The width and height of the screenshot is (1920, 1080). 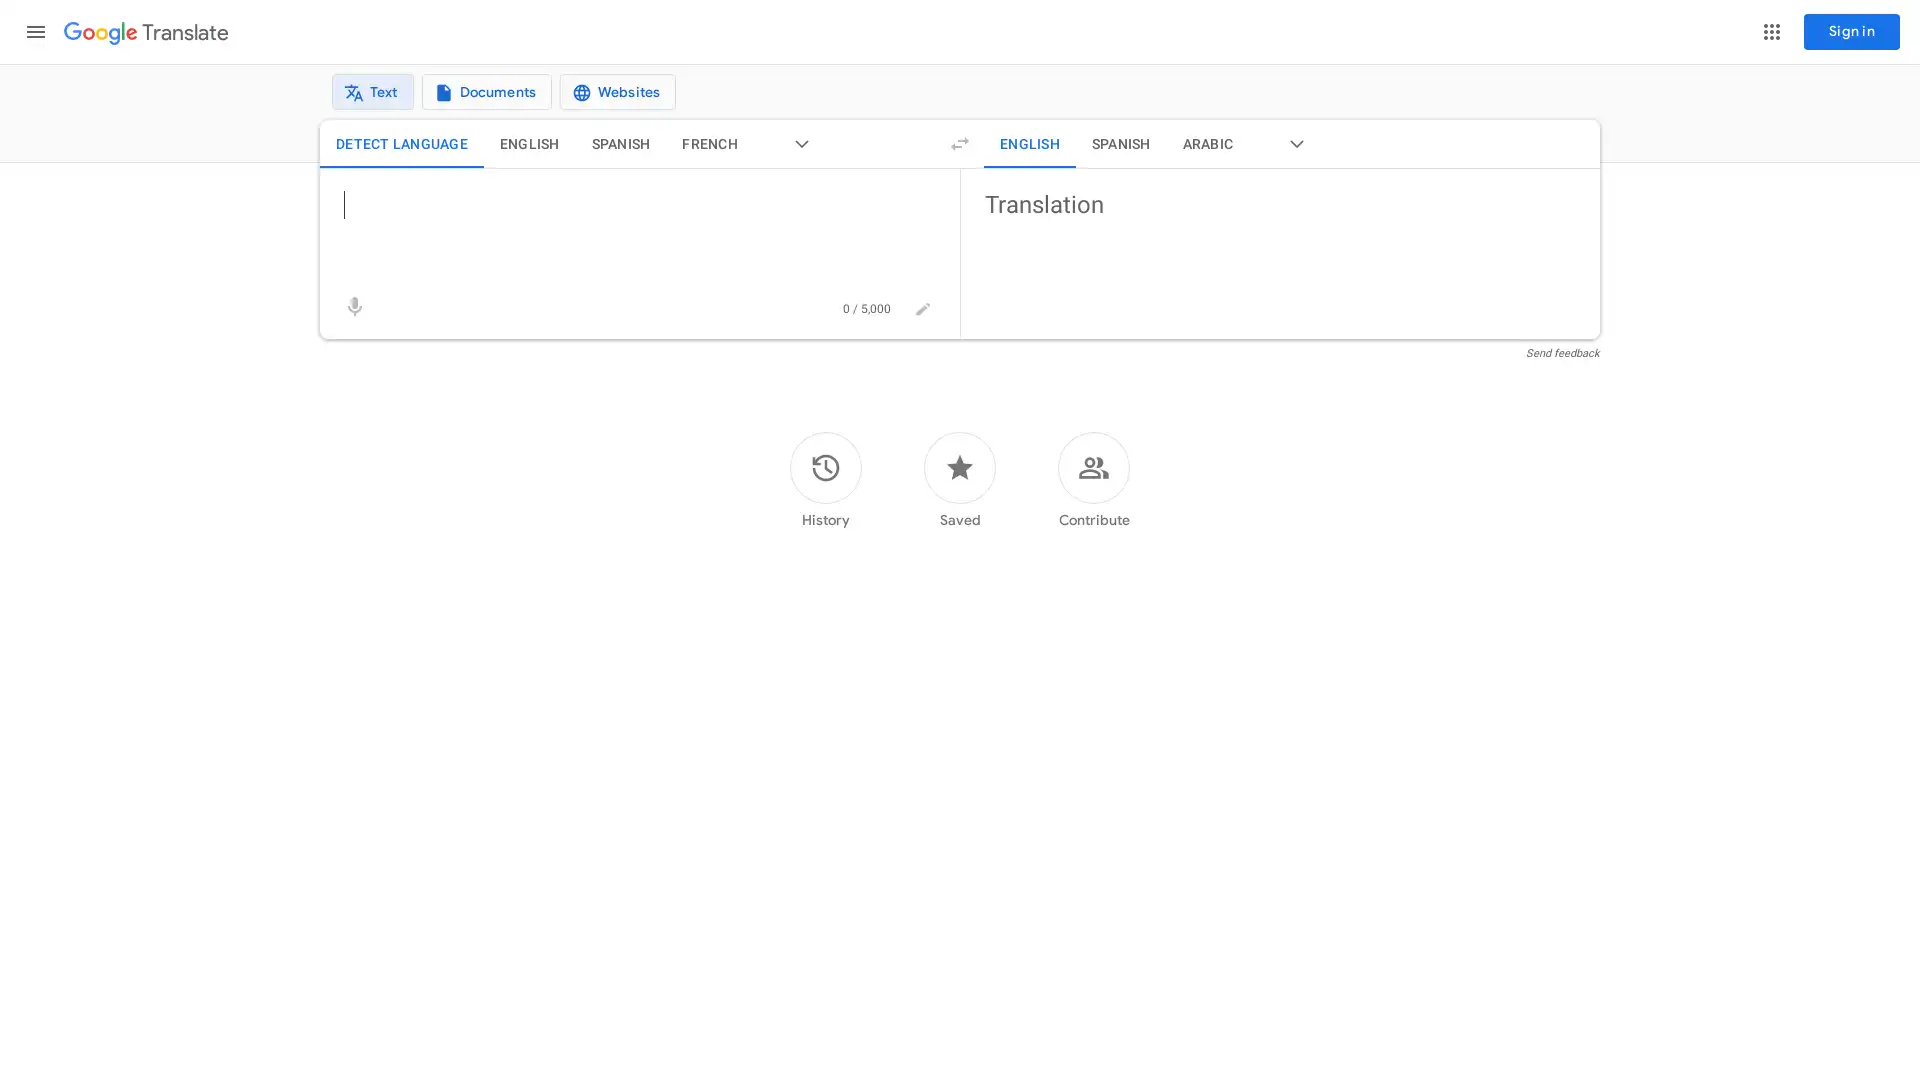 I want to click on Swap languages (Cmd+Shift+S), so click(x=960, y=154).